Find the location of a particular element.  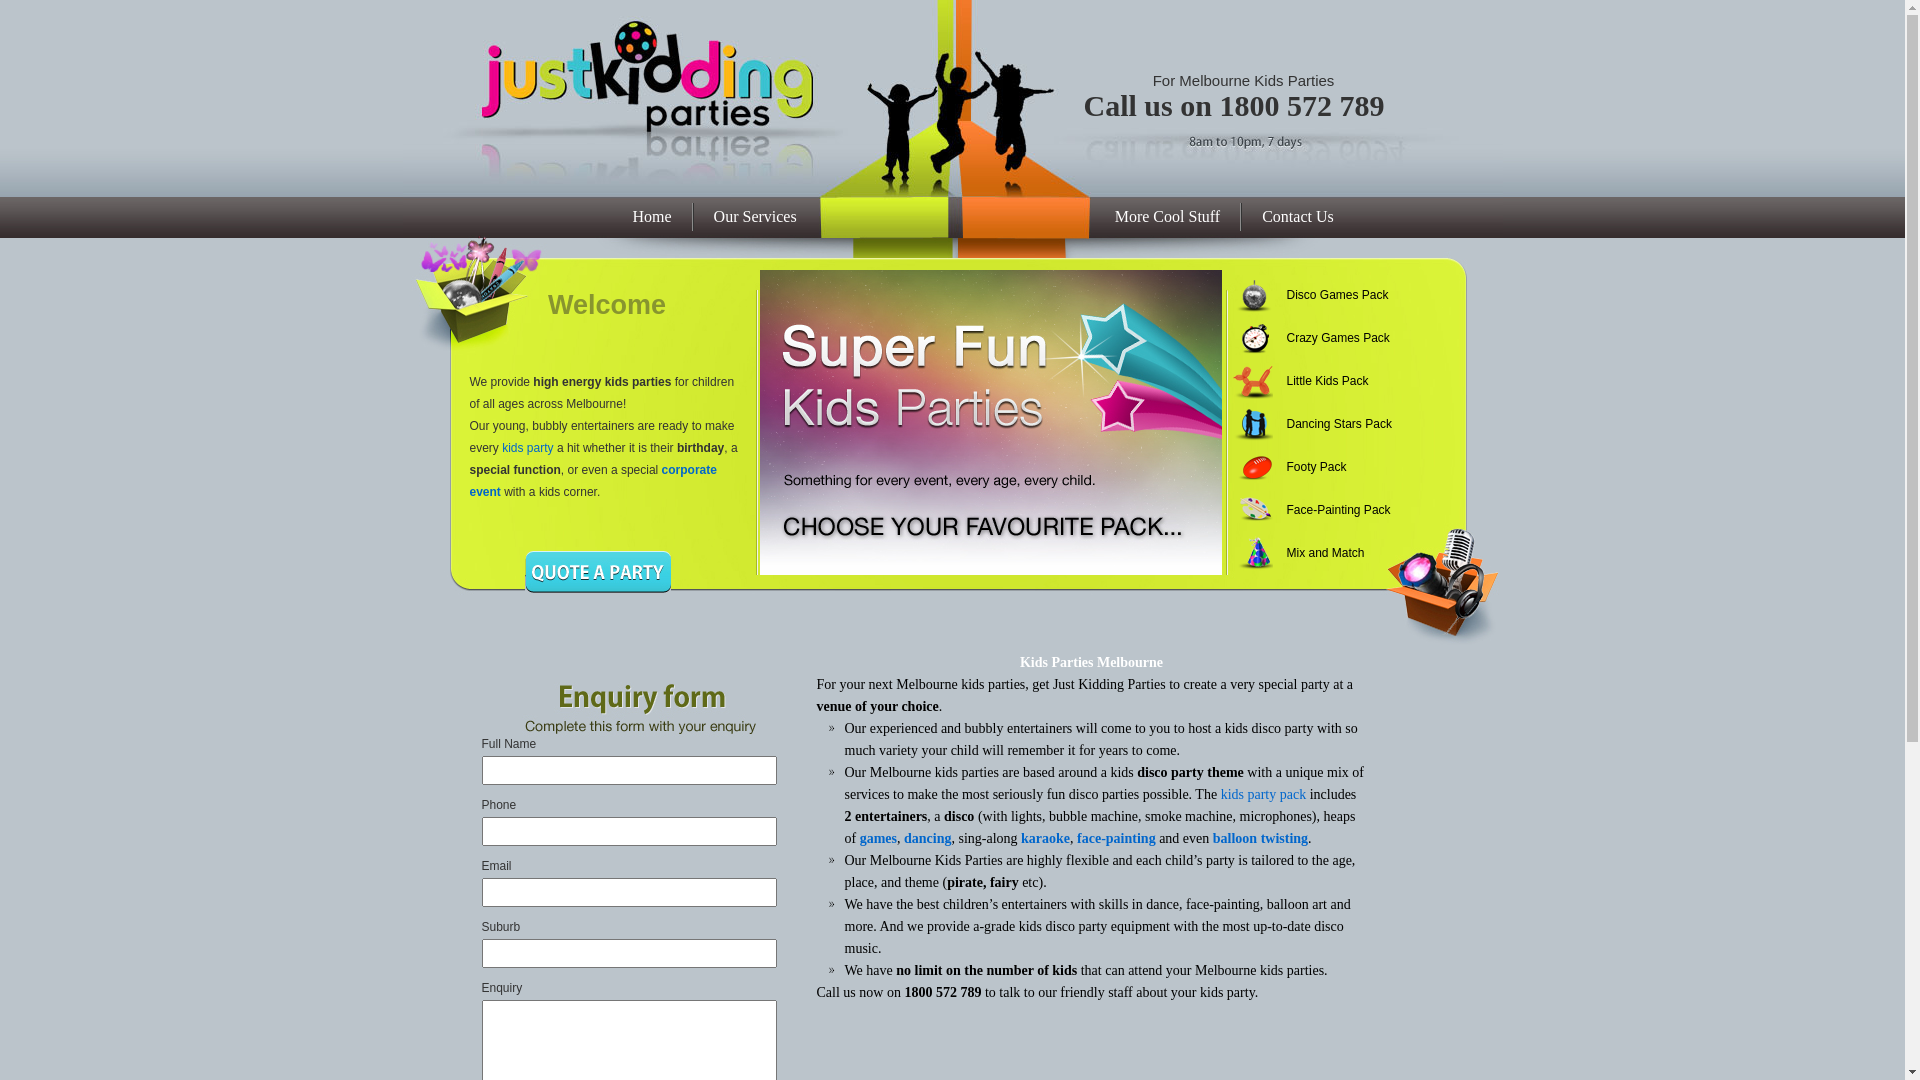

'corporate event' is located at coordinates (592, 481).